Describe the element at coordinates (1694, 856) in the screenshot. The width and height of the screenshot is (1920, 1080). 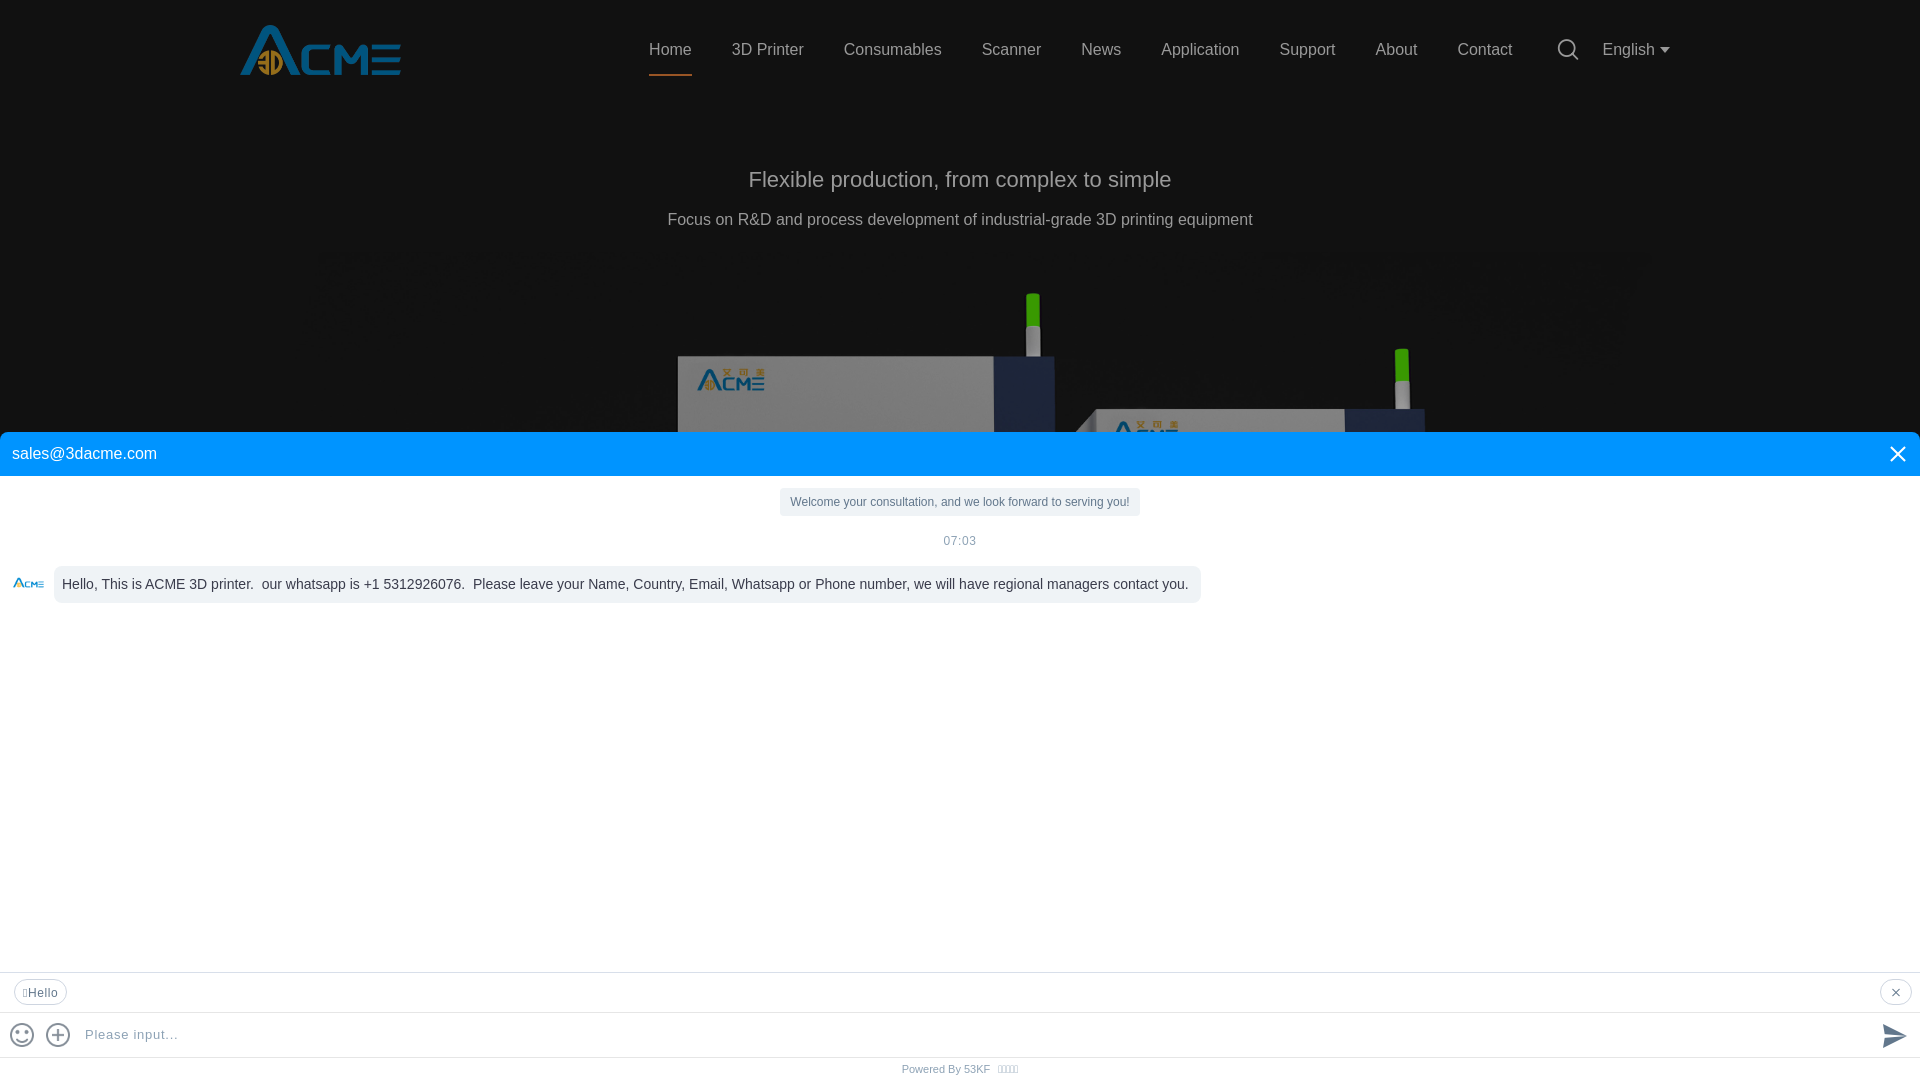
I see `'1'` at that location.